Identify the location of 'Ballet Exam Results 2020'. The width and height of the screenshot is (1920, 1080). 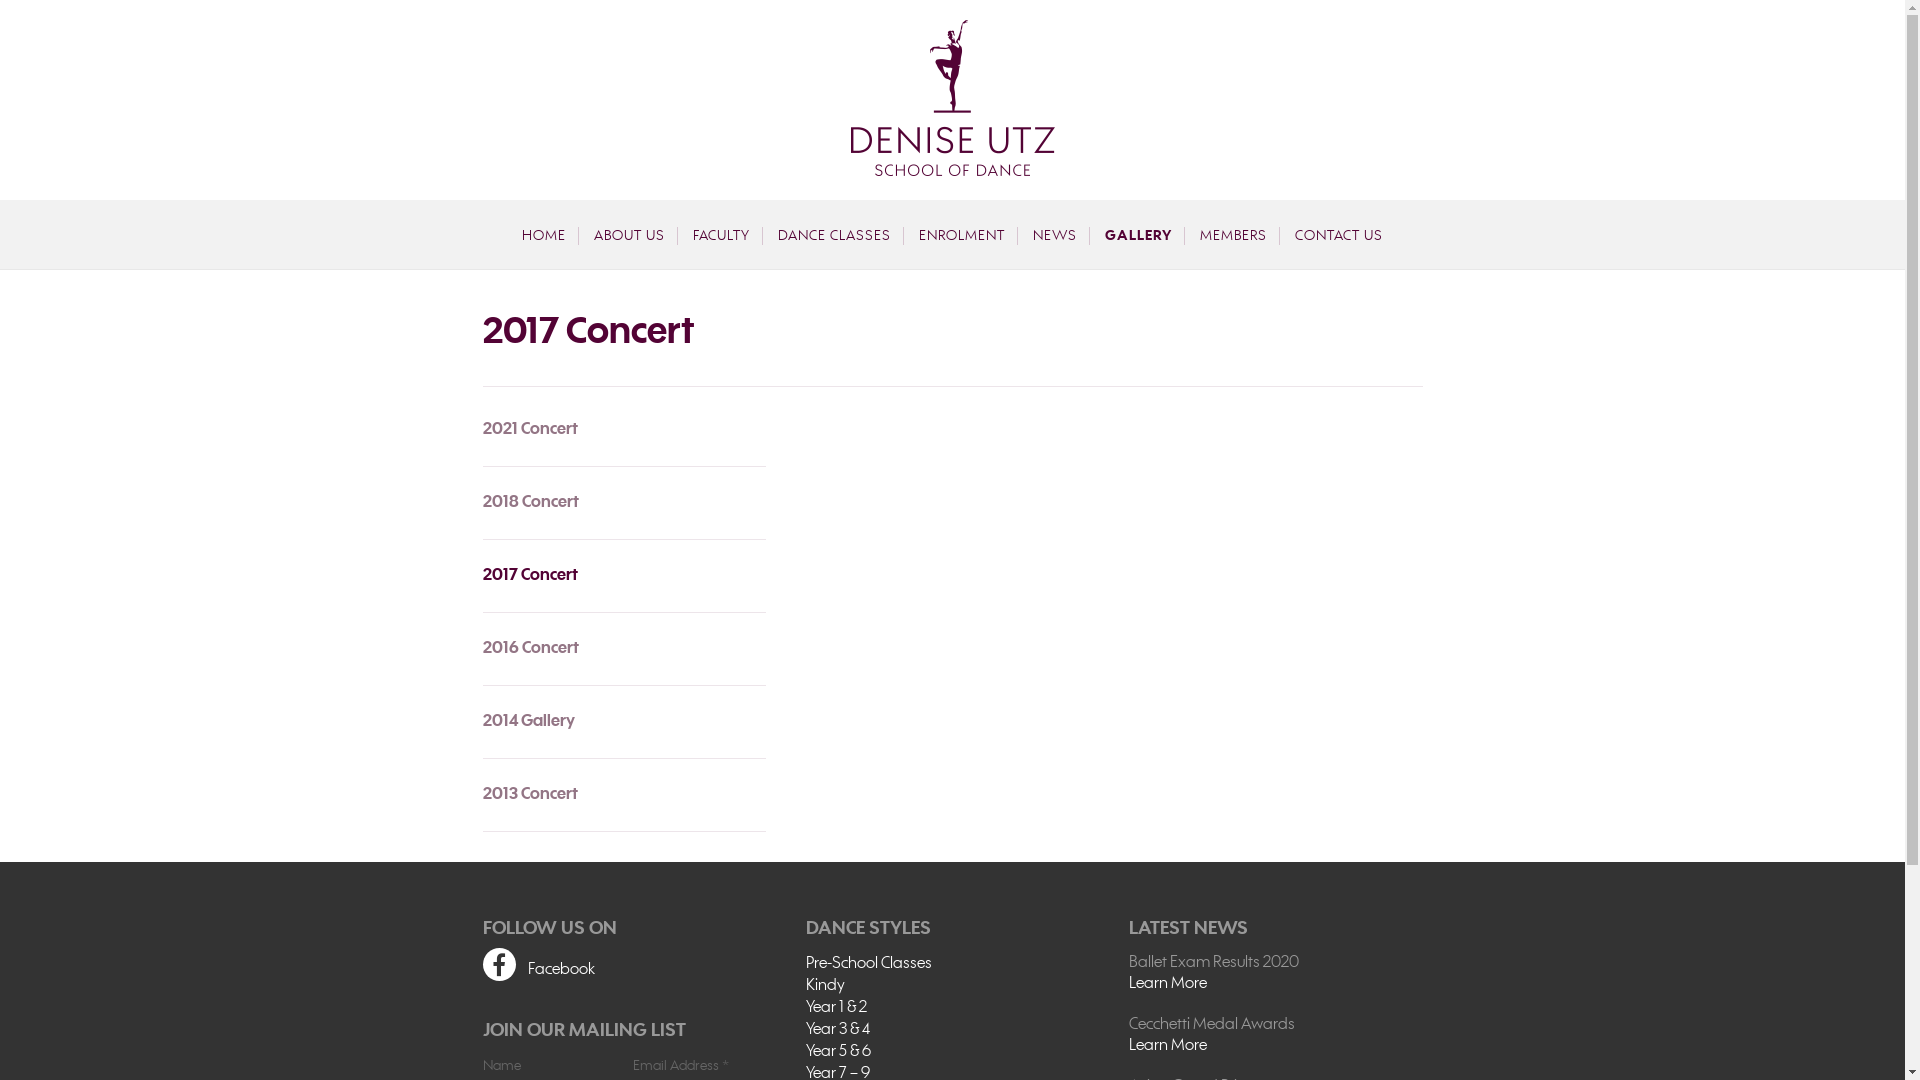
(1128, 962).